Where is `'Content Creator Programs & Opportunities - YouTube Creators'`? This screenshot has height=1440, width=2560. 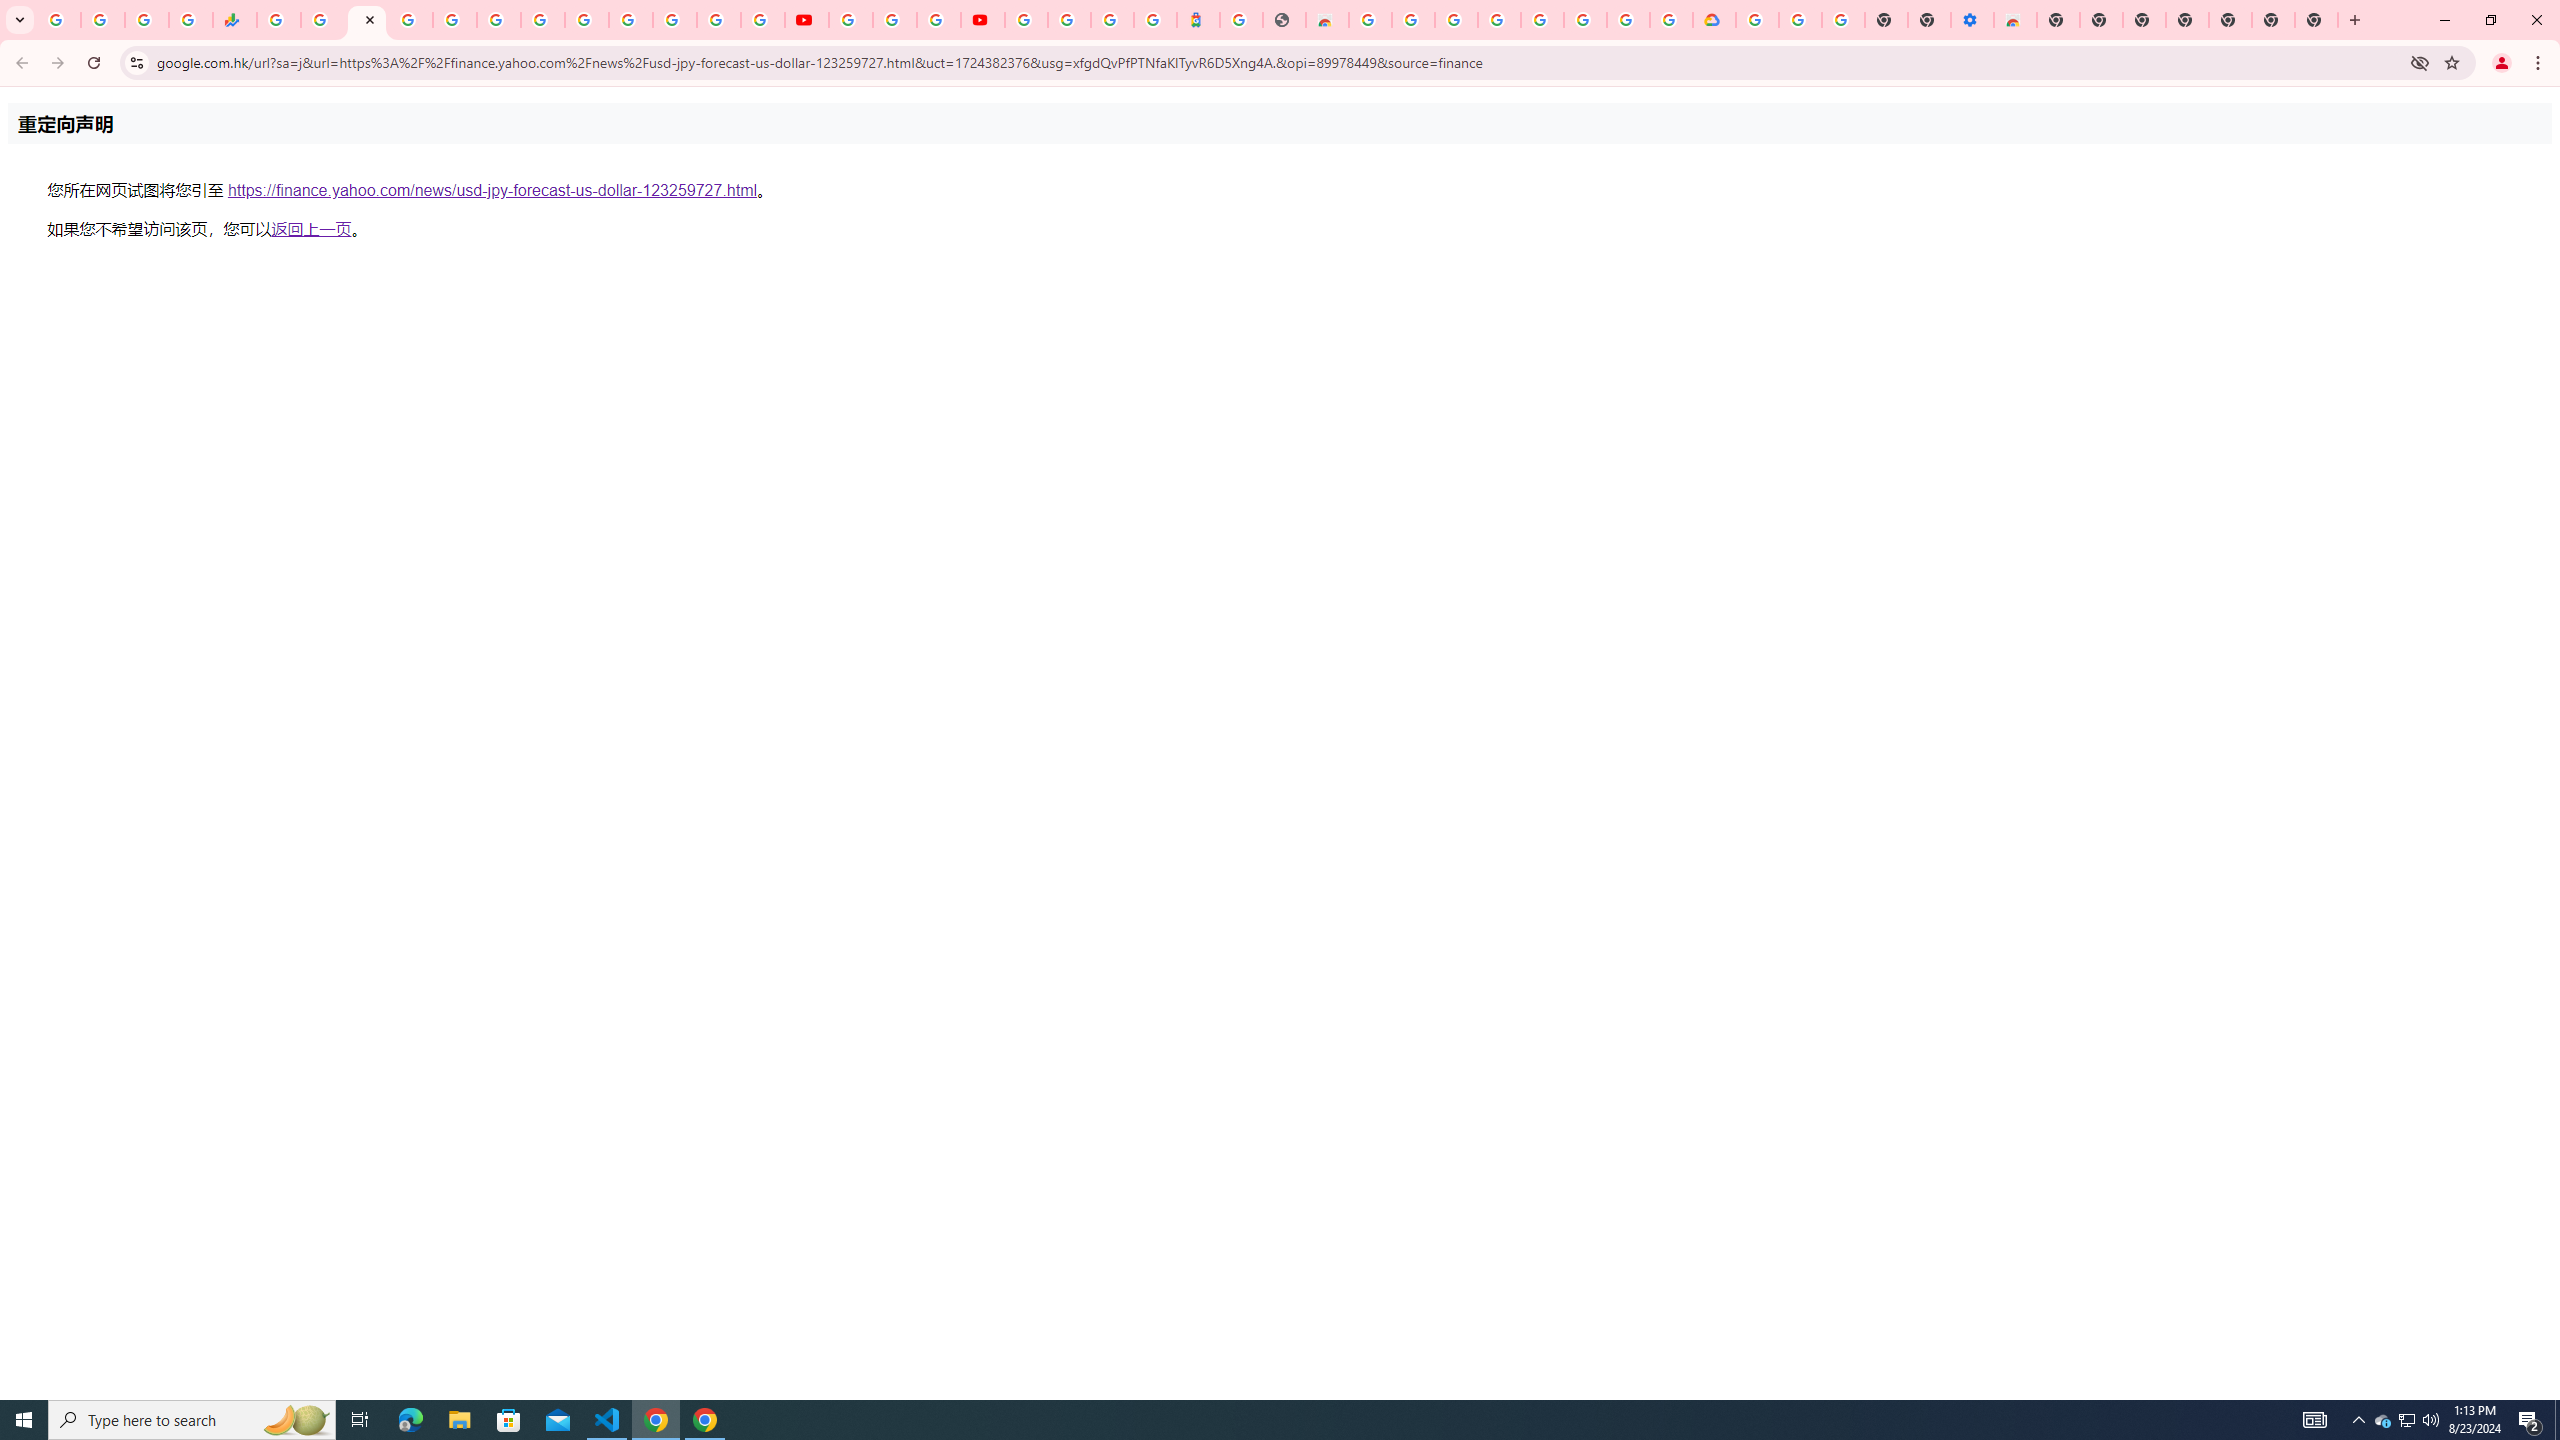 'Content Creator Programs & Opportunities - YouTube Creators' is located at coordinates (982, 19).